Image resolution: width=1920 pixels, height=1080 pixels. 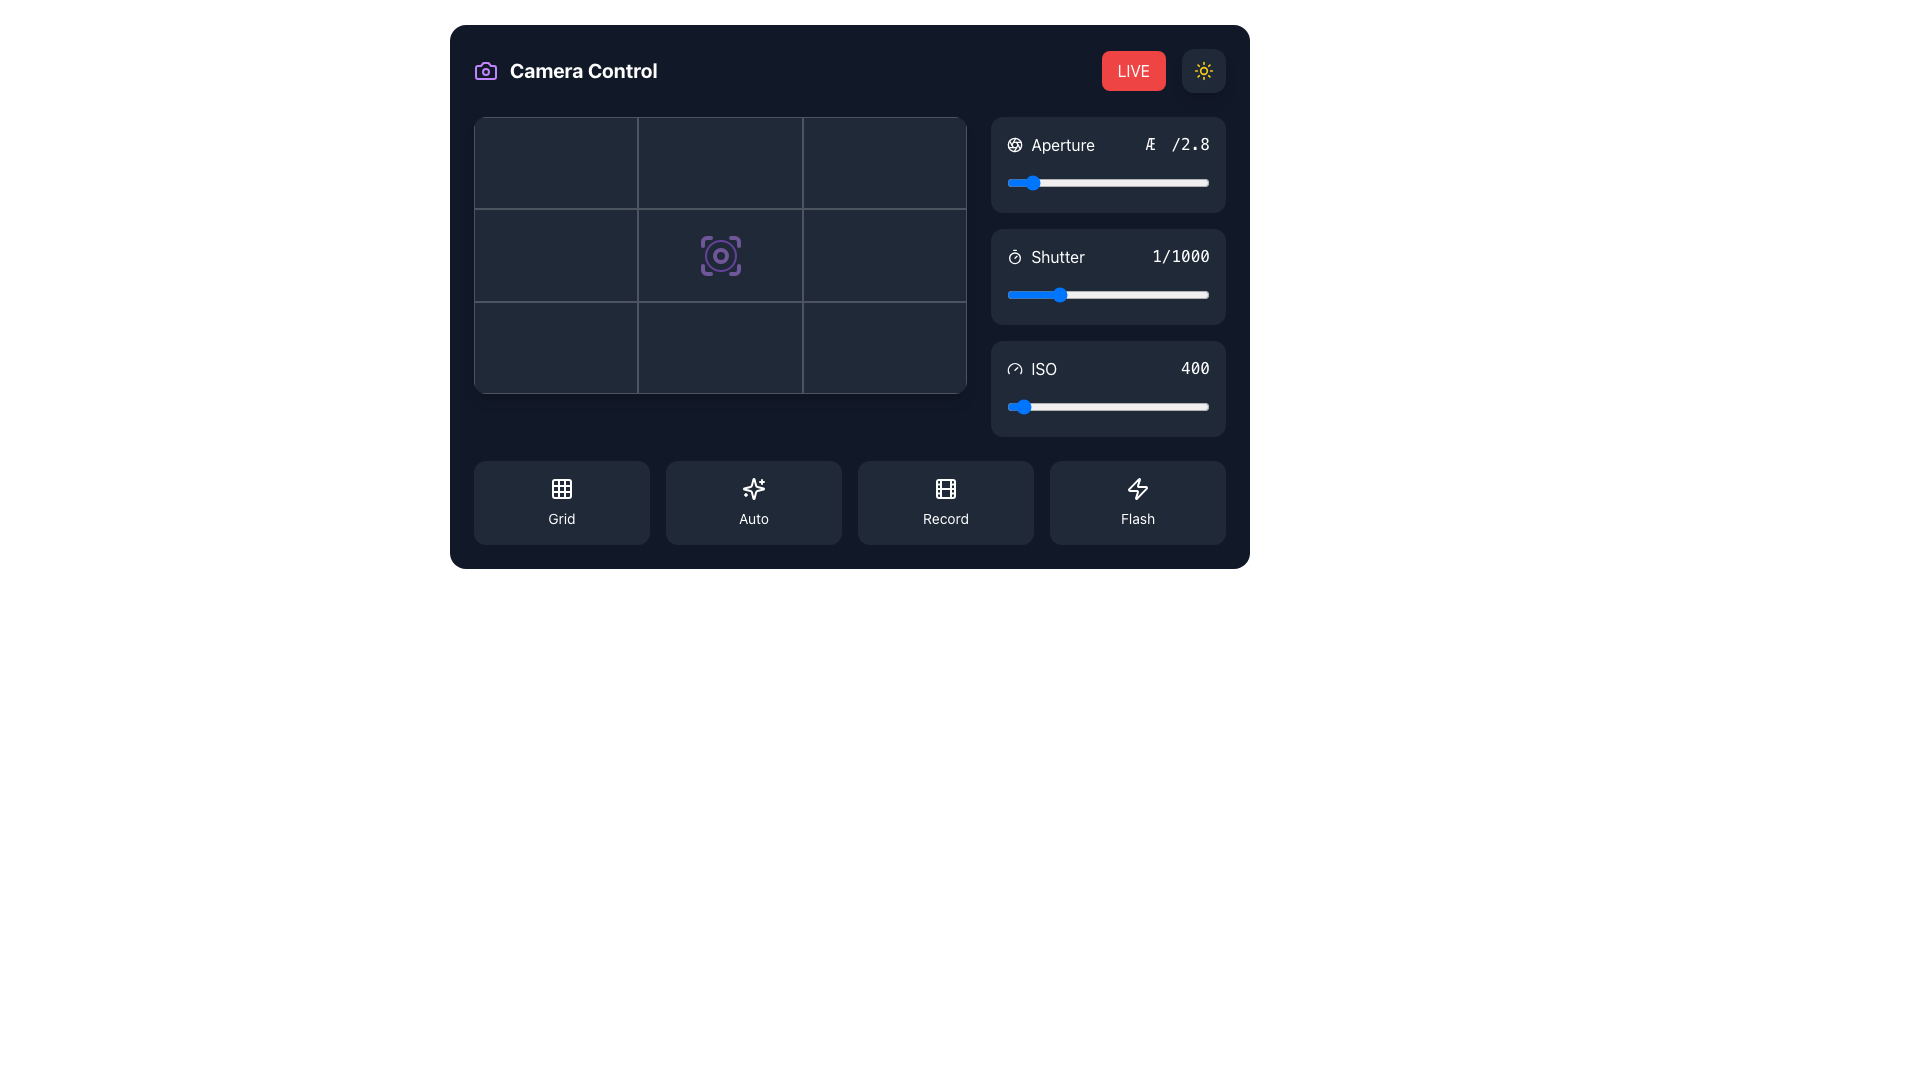 What do you see at coordinates (1181, 294) in the screenshot?
I see `the shutter speed` at bounding box center [1181, 294].